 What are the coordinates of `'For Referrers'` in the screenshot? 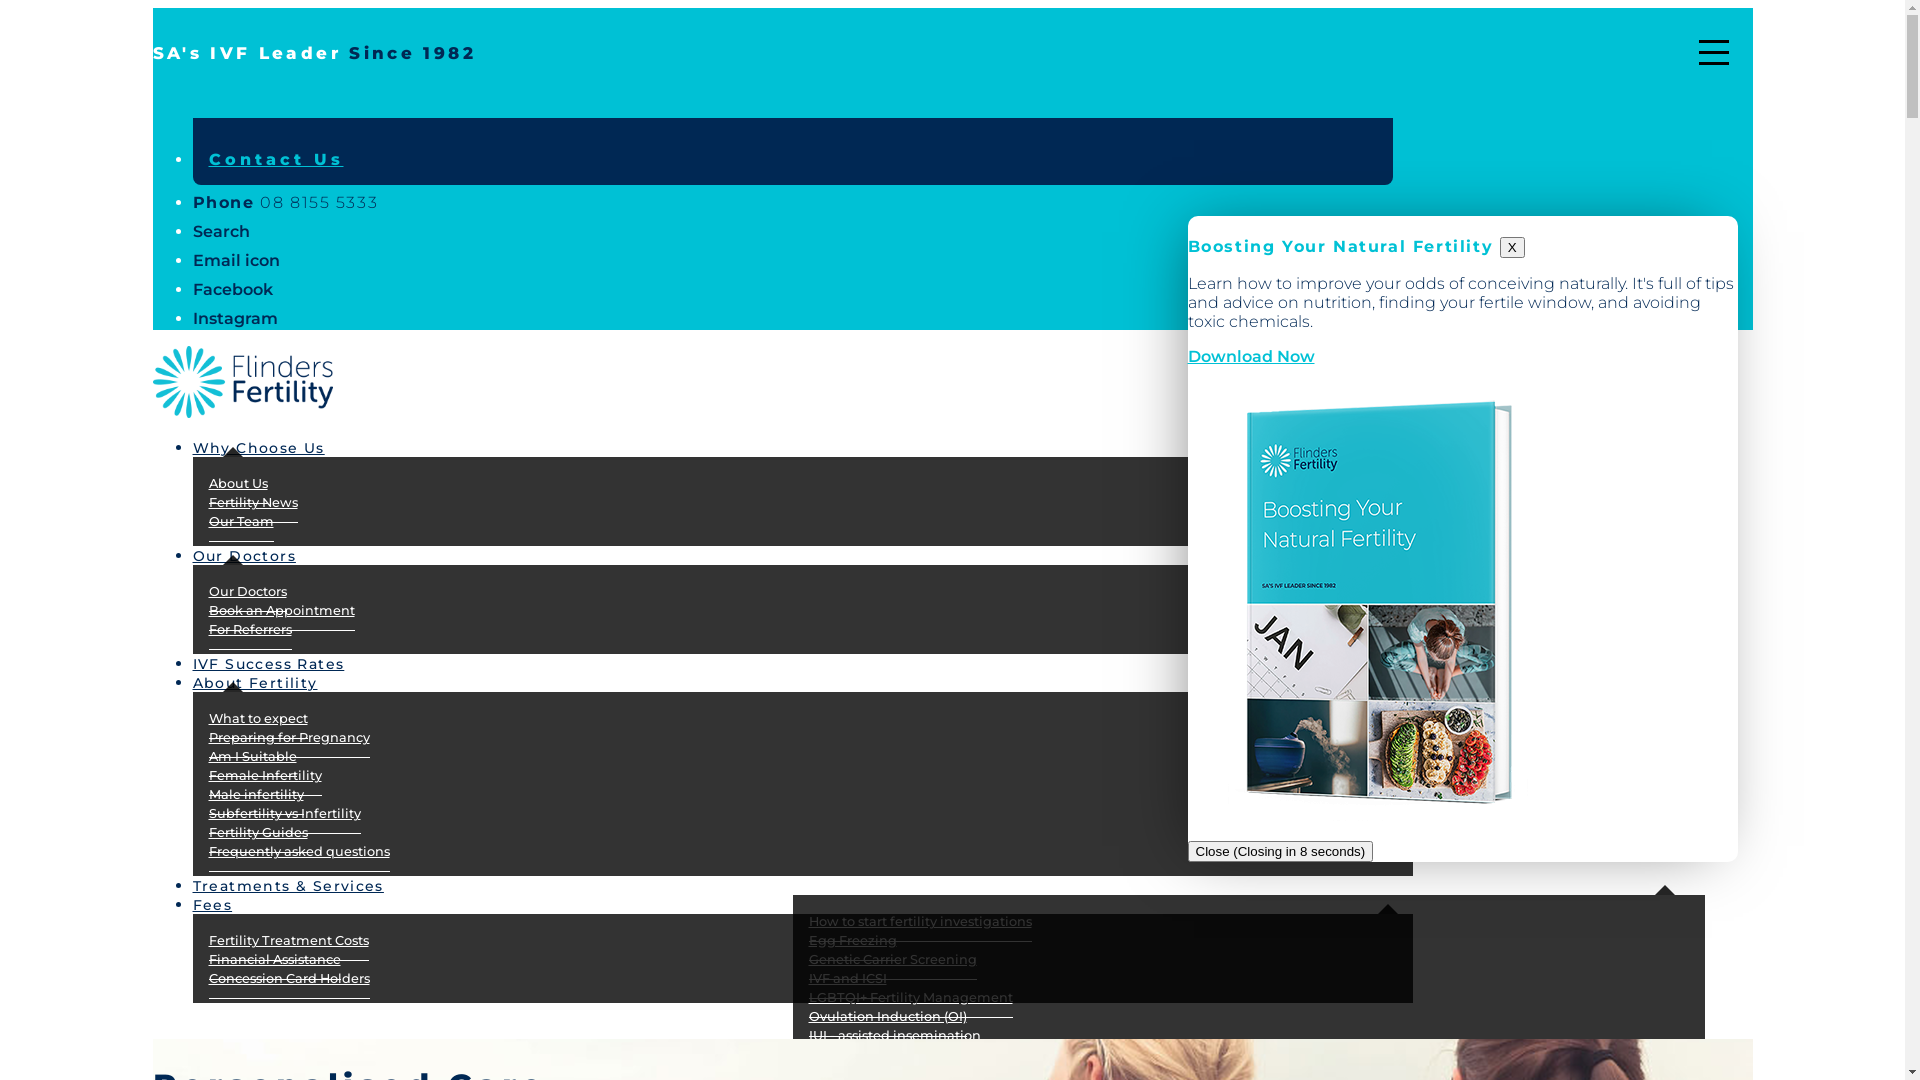 It's located at (248, 628).